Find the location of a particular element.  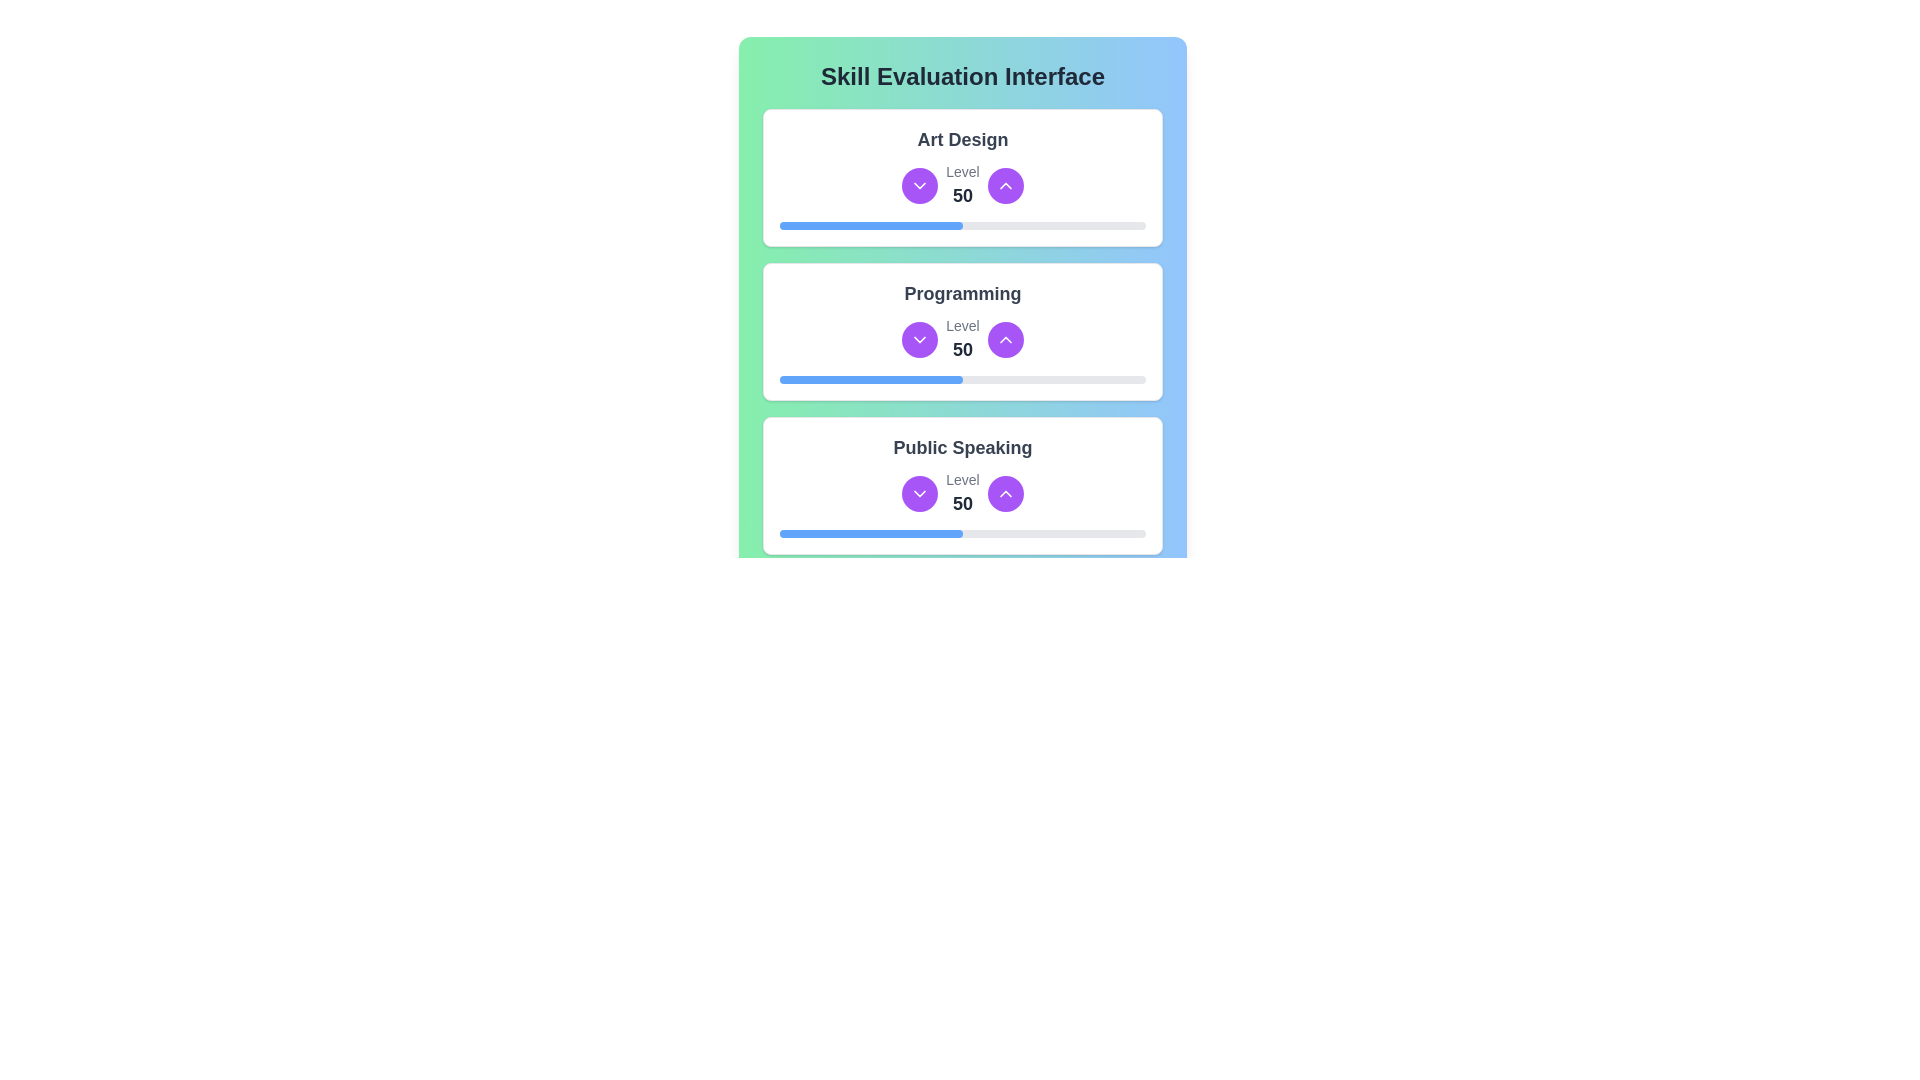

the arrow icon centered within the circular button located in the bottom-right of the 'Public Speaking' section to increase the level by one unit is located at coordinates (1005, 493).